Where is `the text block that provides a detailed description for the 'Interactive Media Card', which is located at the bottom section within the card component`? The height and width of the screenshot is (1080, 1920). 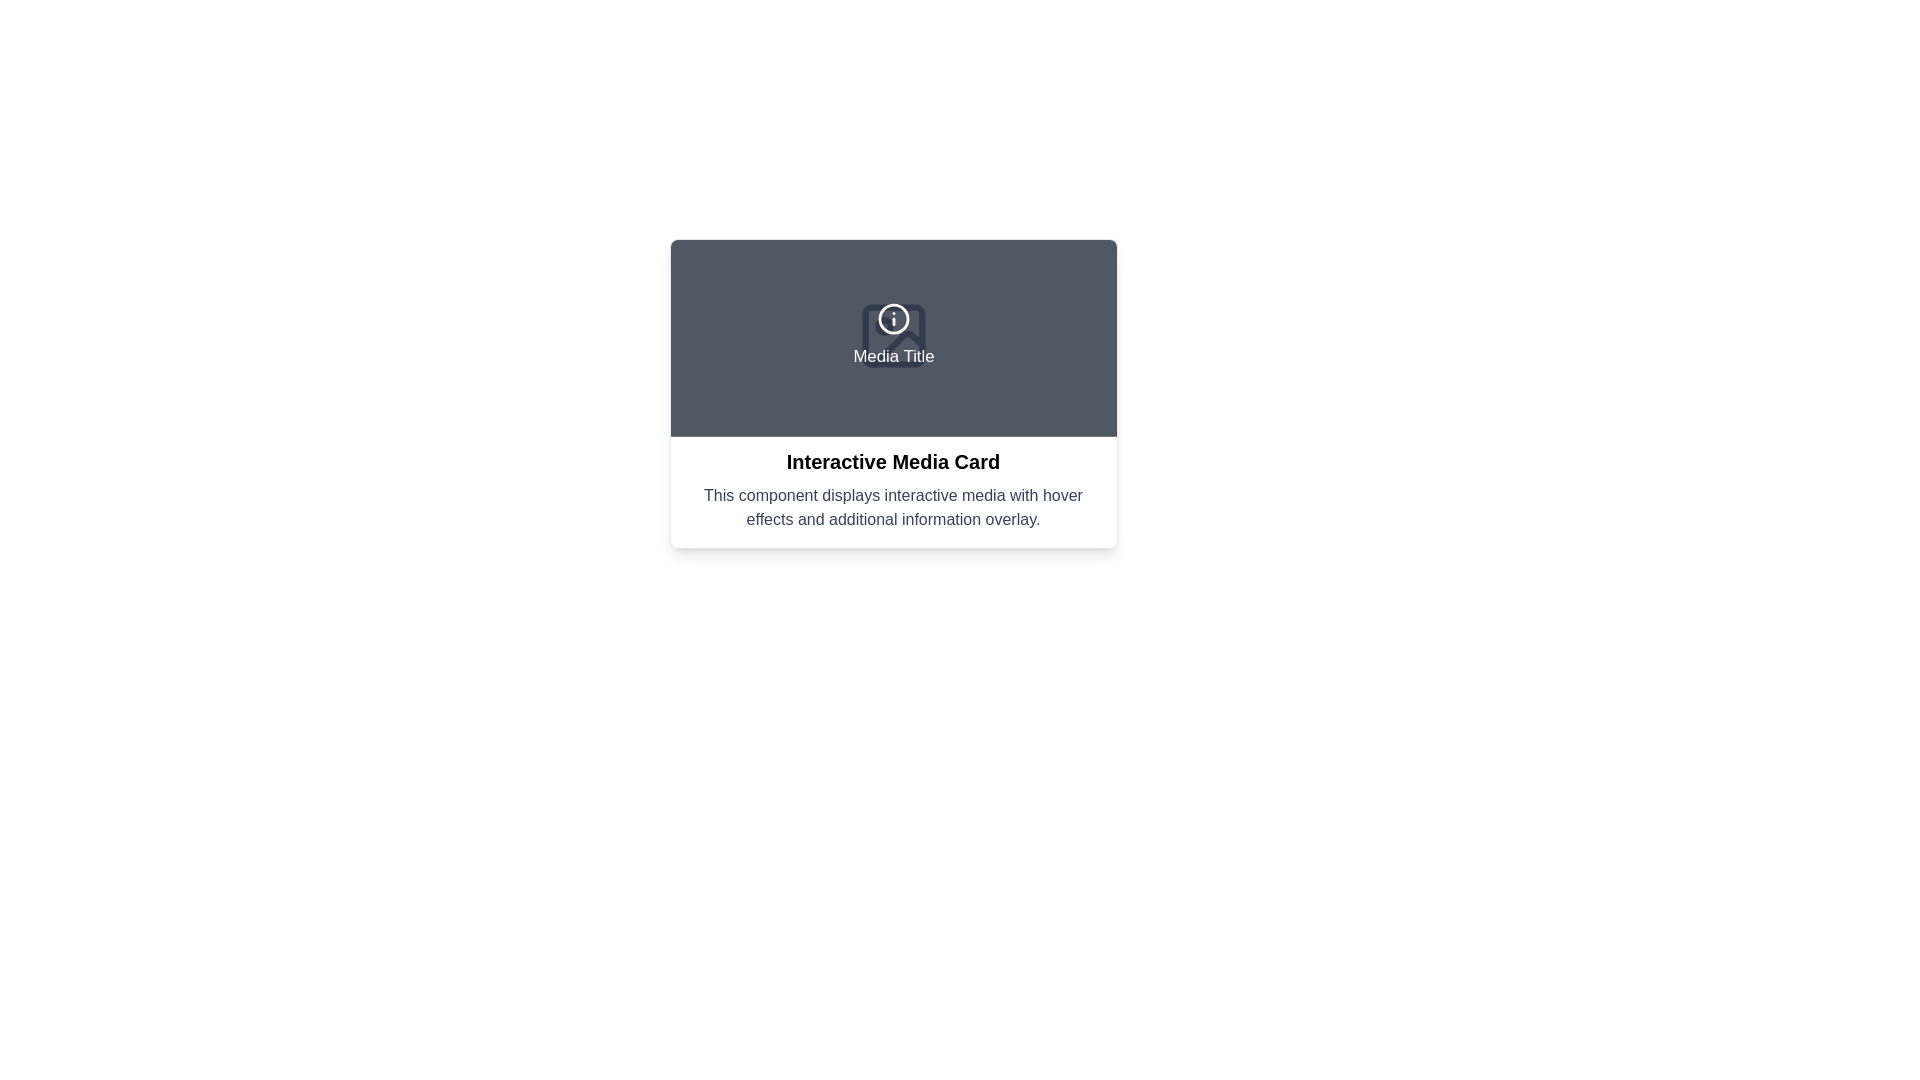
the text block that provides a detailed description for the 'Interactive Media Card', which is located at the bottom section within the card component is located at coordinates (892, 507).